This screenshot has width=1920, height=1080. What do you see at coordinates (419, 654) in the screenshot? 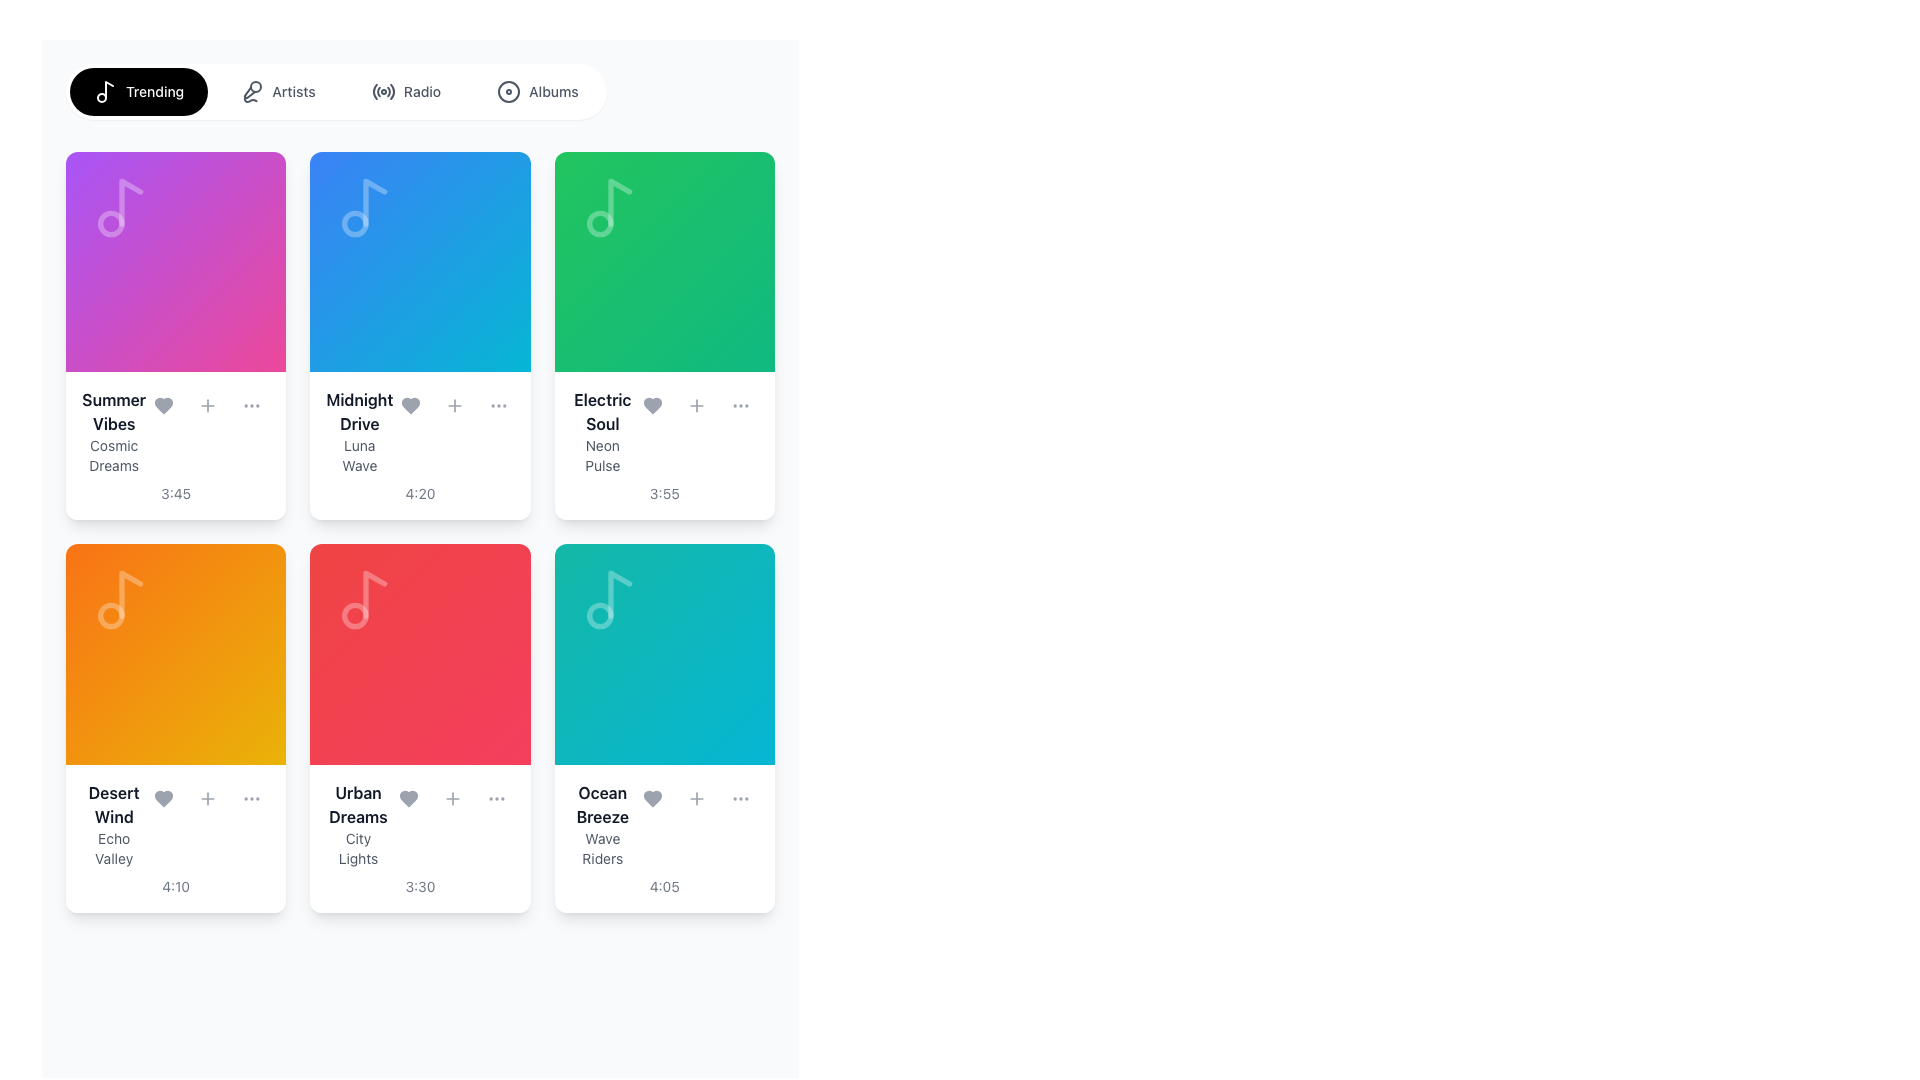
I see `the square card with a gradient background transitioning from red to rose, which contains a translucent musical note icon in the top-left corner, located in the second row and second column of the grid layout` at bounding box center [419, 654].